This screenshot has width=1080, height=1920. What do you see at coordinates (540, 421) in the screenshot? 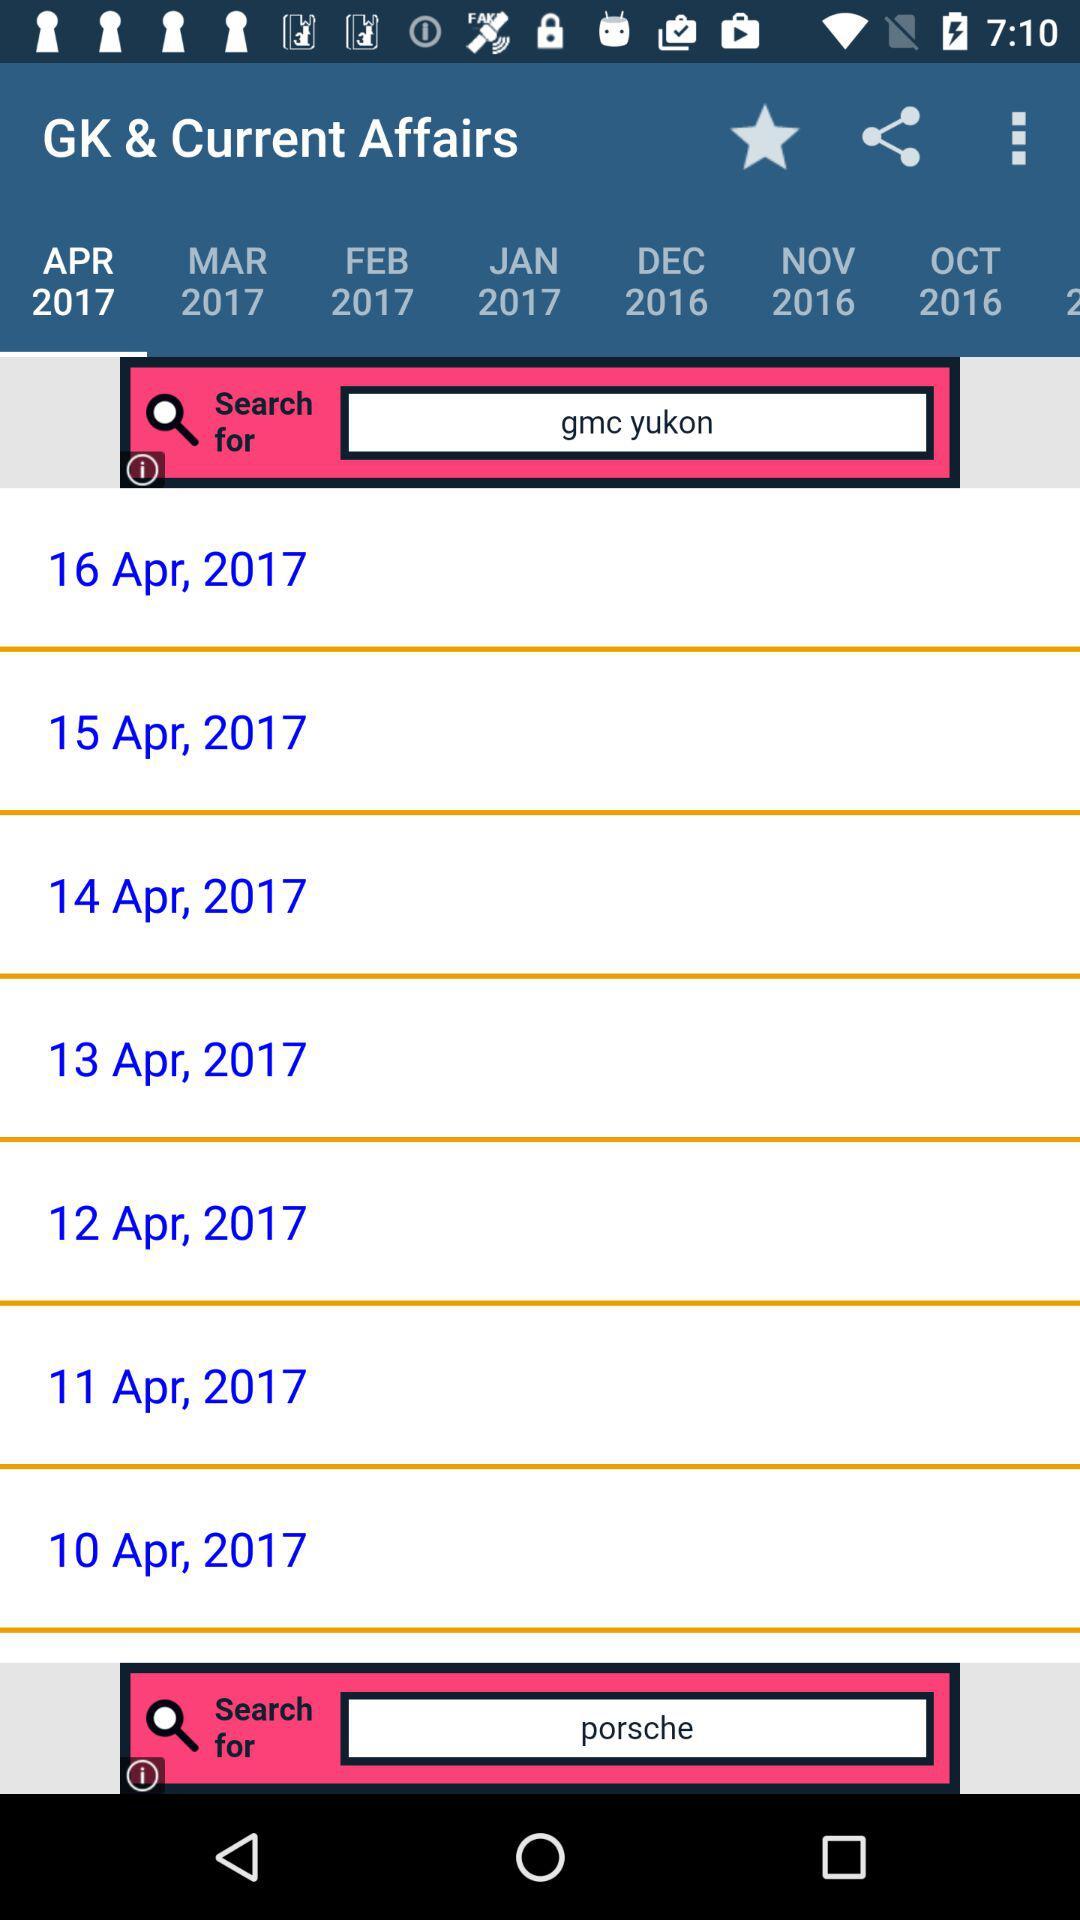
I see `search for` at bounding box center [540, 421].